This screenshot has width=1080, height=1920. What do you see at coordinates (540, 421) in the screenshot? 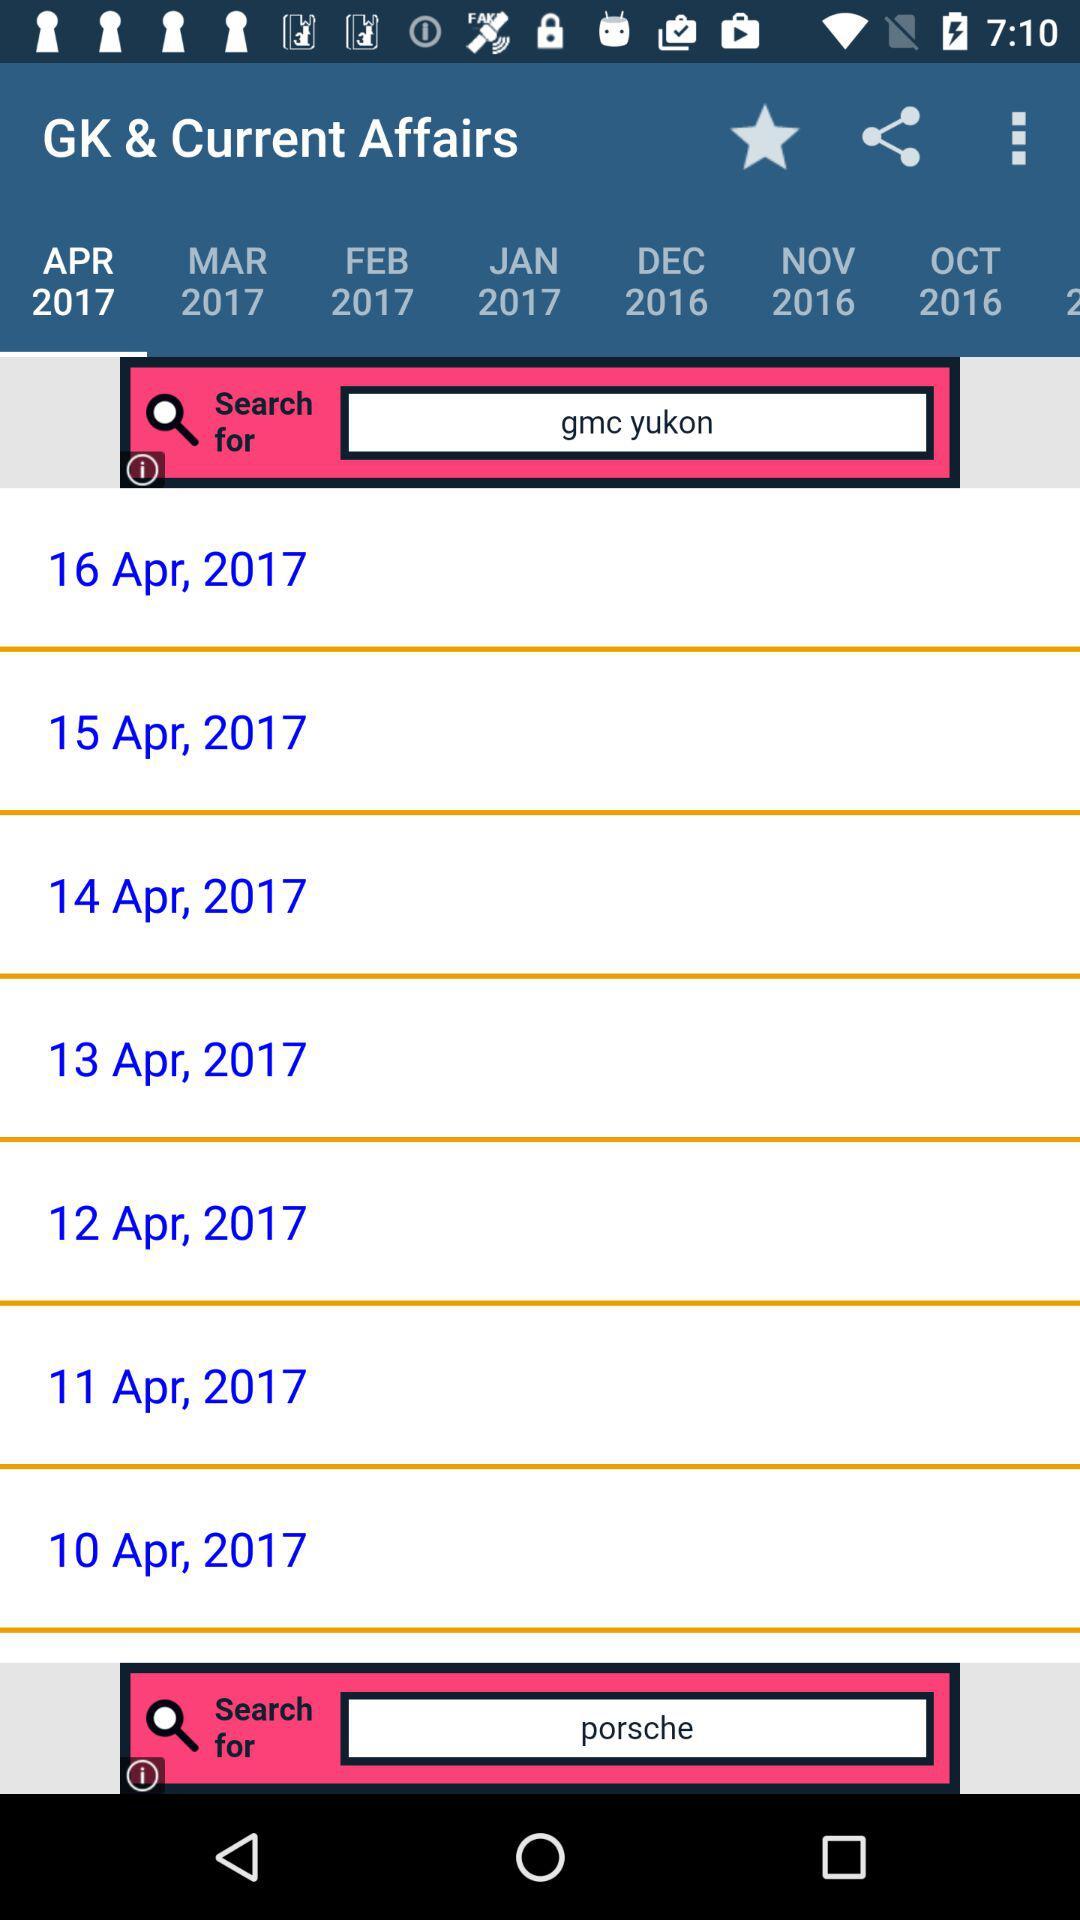
I see `search for` at bounding box center [540, 421].